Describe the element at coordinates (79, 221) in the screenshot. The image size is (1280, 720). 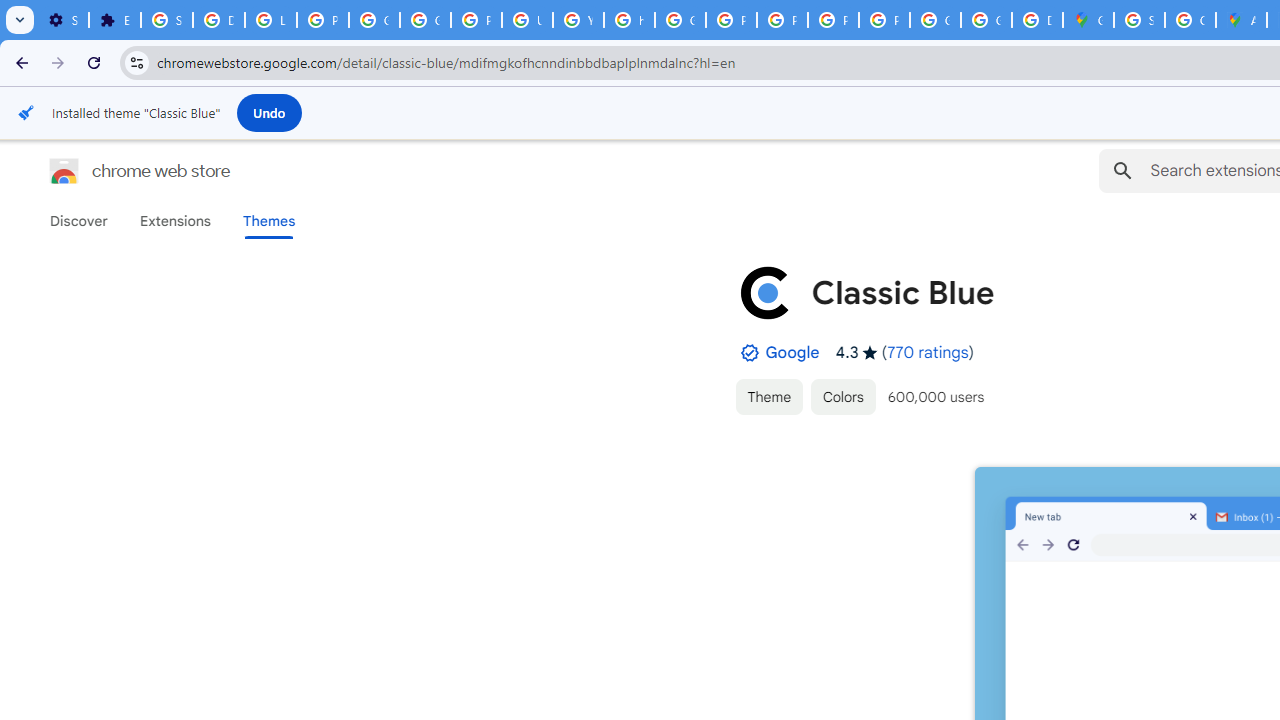
I see `'Discover'` at that location.